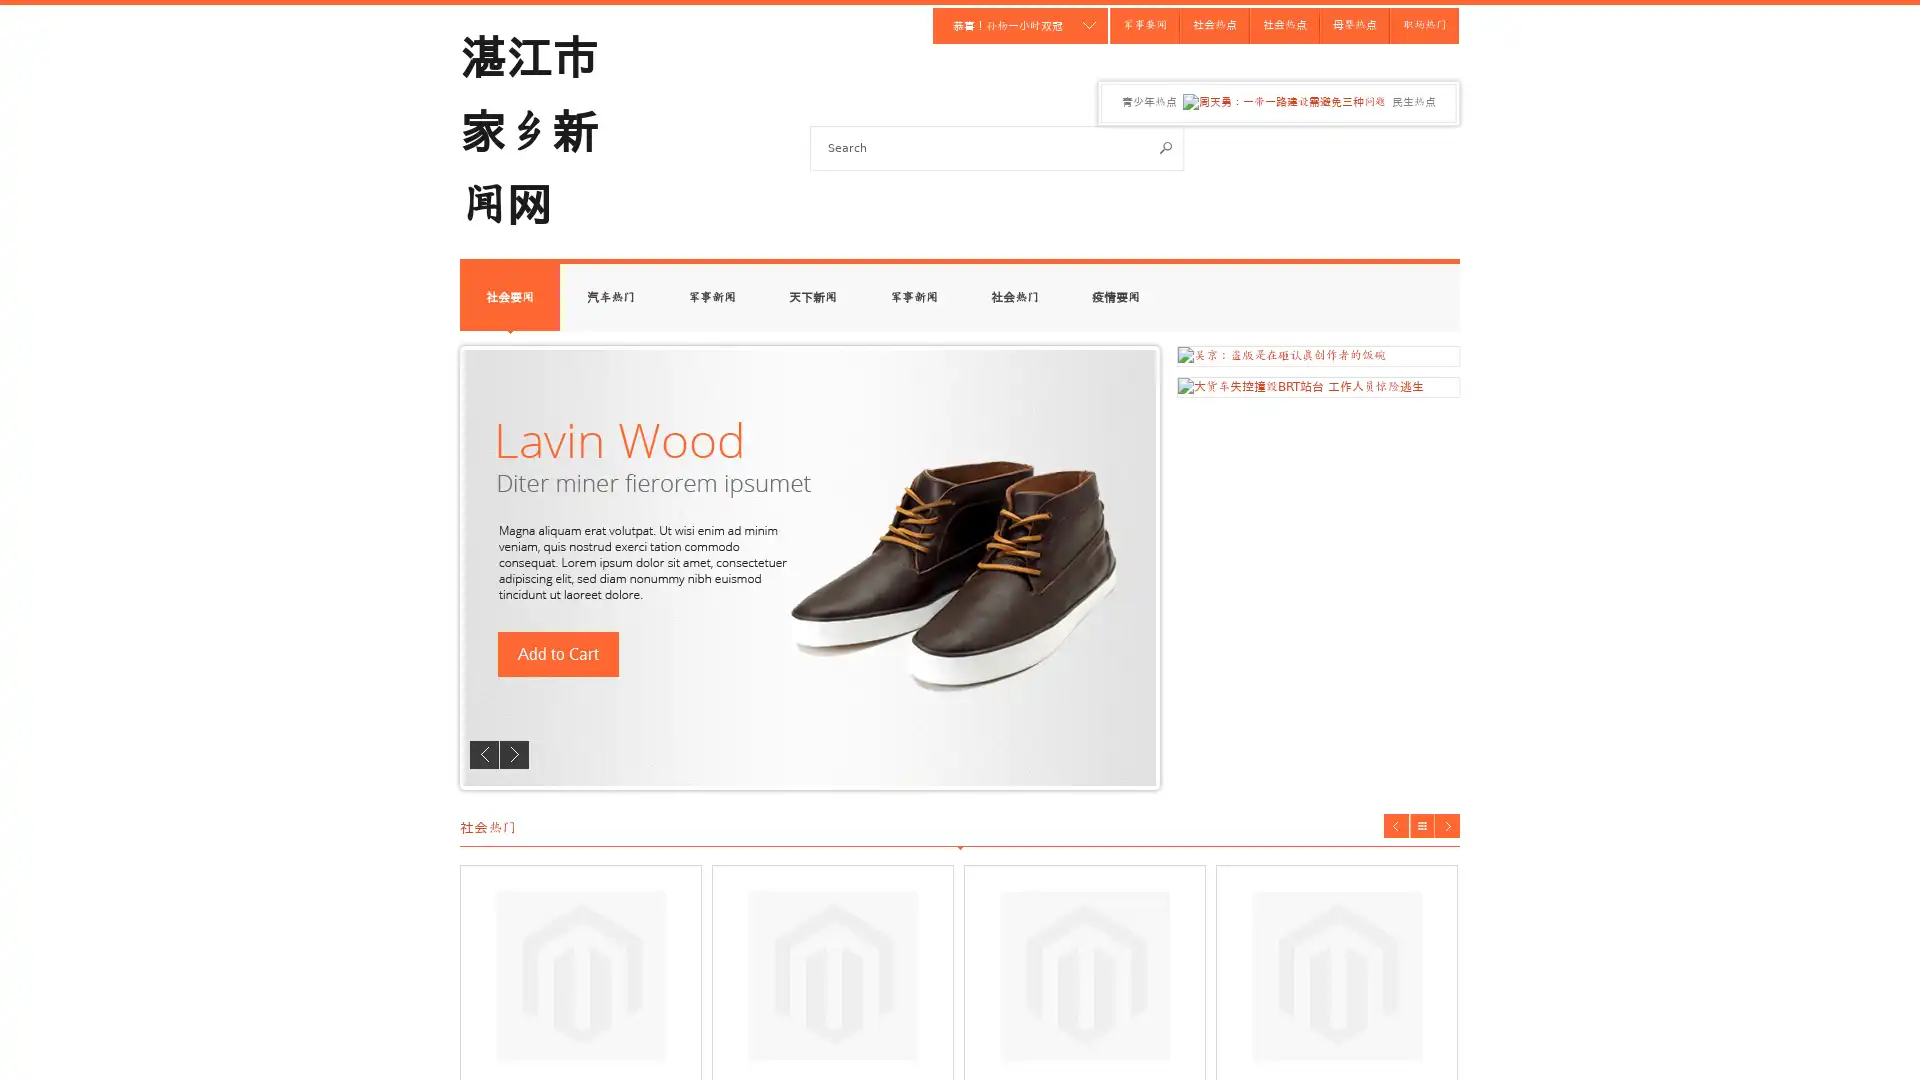 The height and width of the screenshot is (1080, 1920). I want to click on Search, so click(1166, 146).